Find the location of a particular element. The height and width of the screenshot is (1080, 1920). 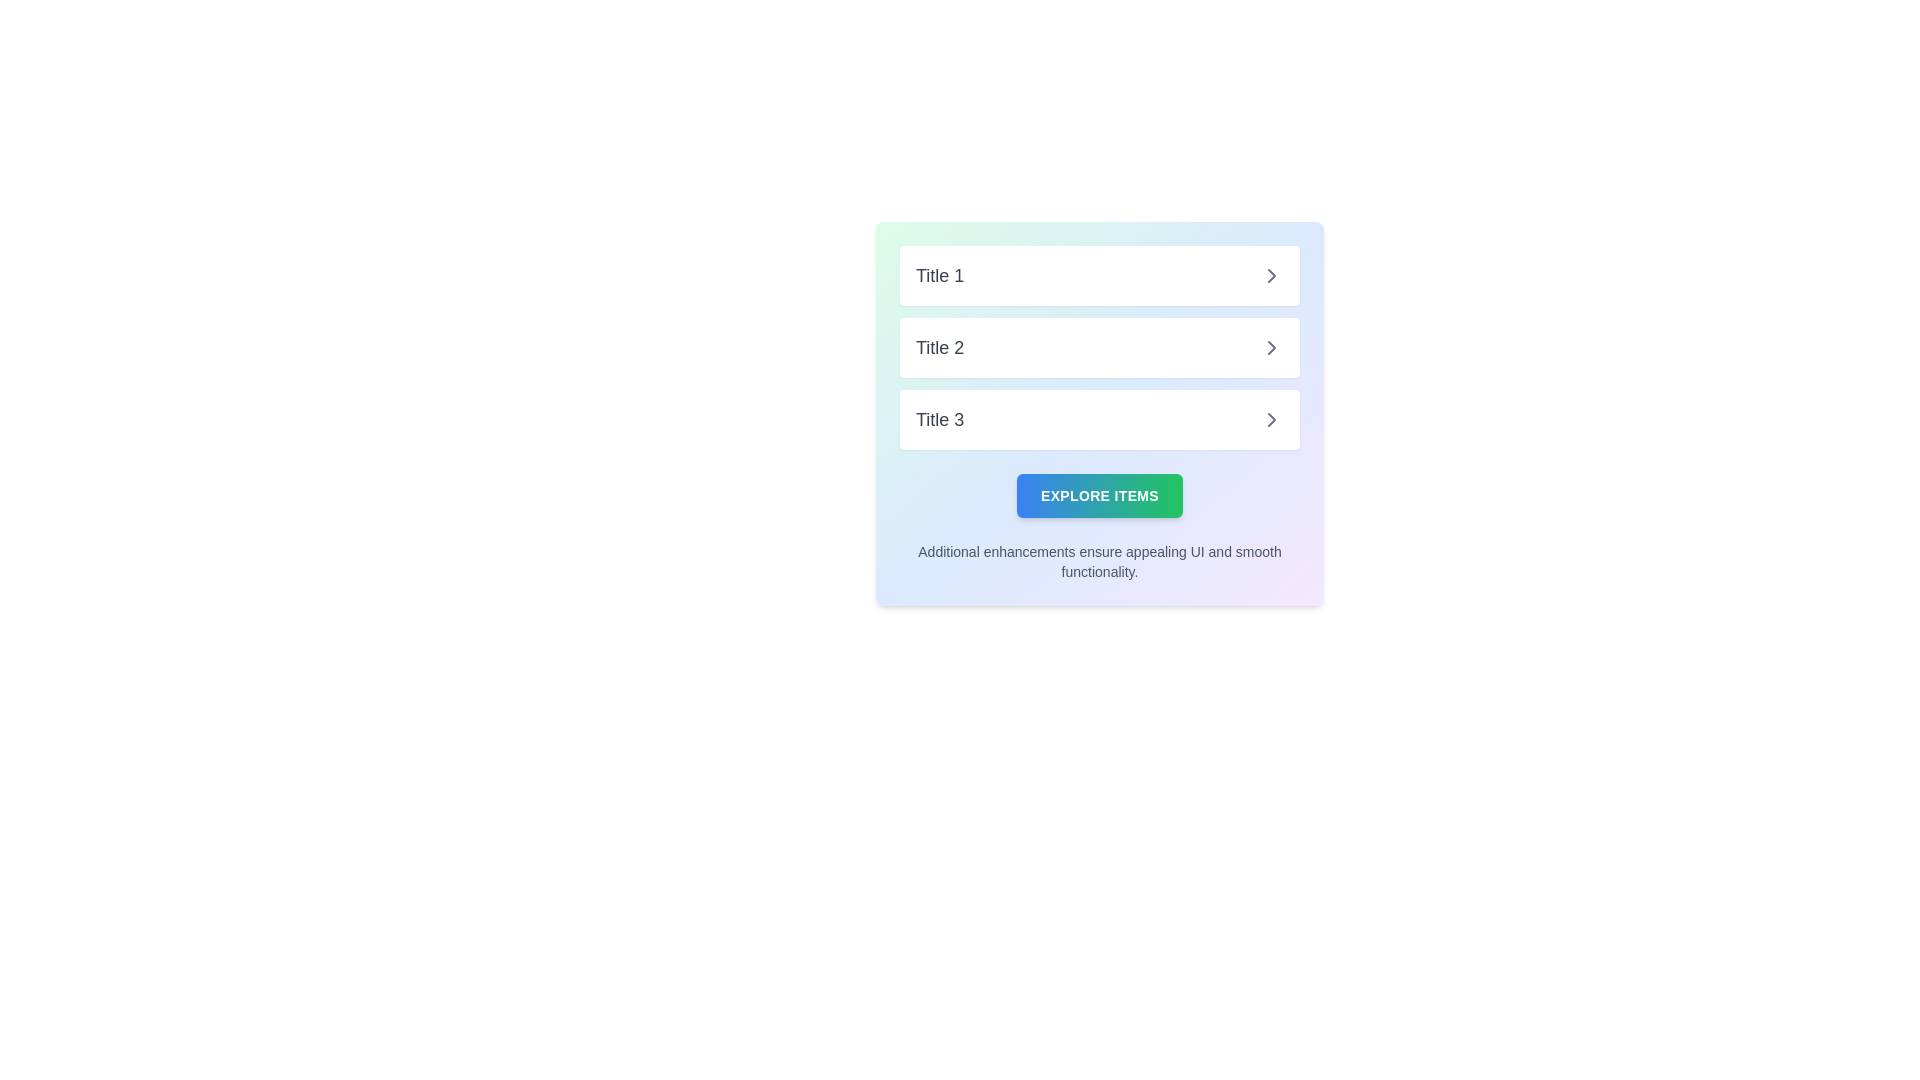

the selectable button for 'Title 2', which is positioned in the second place of a vertical list of three cards is located at coordinates (1098, 346).